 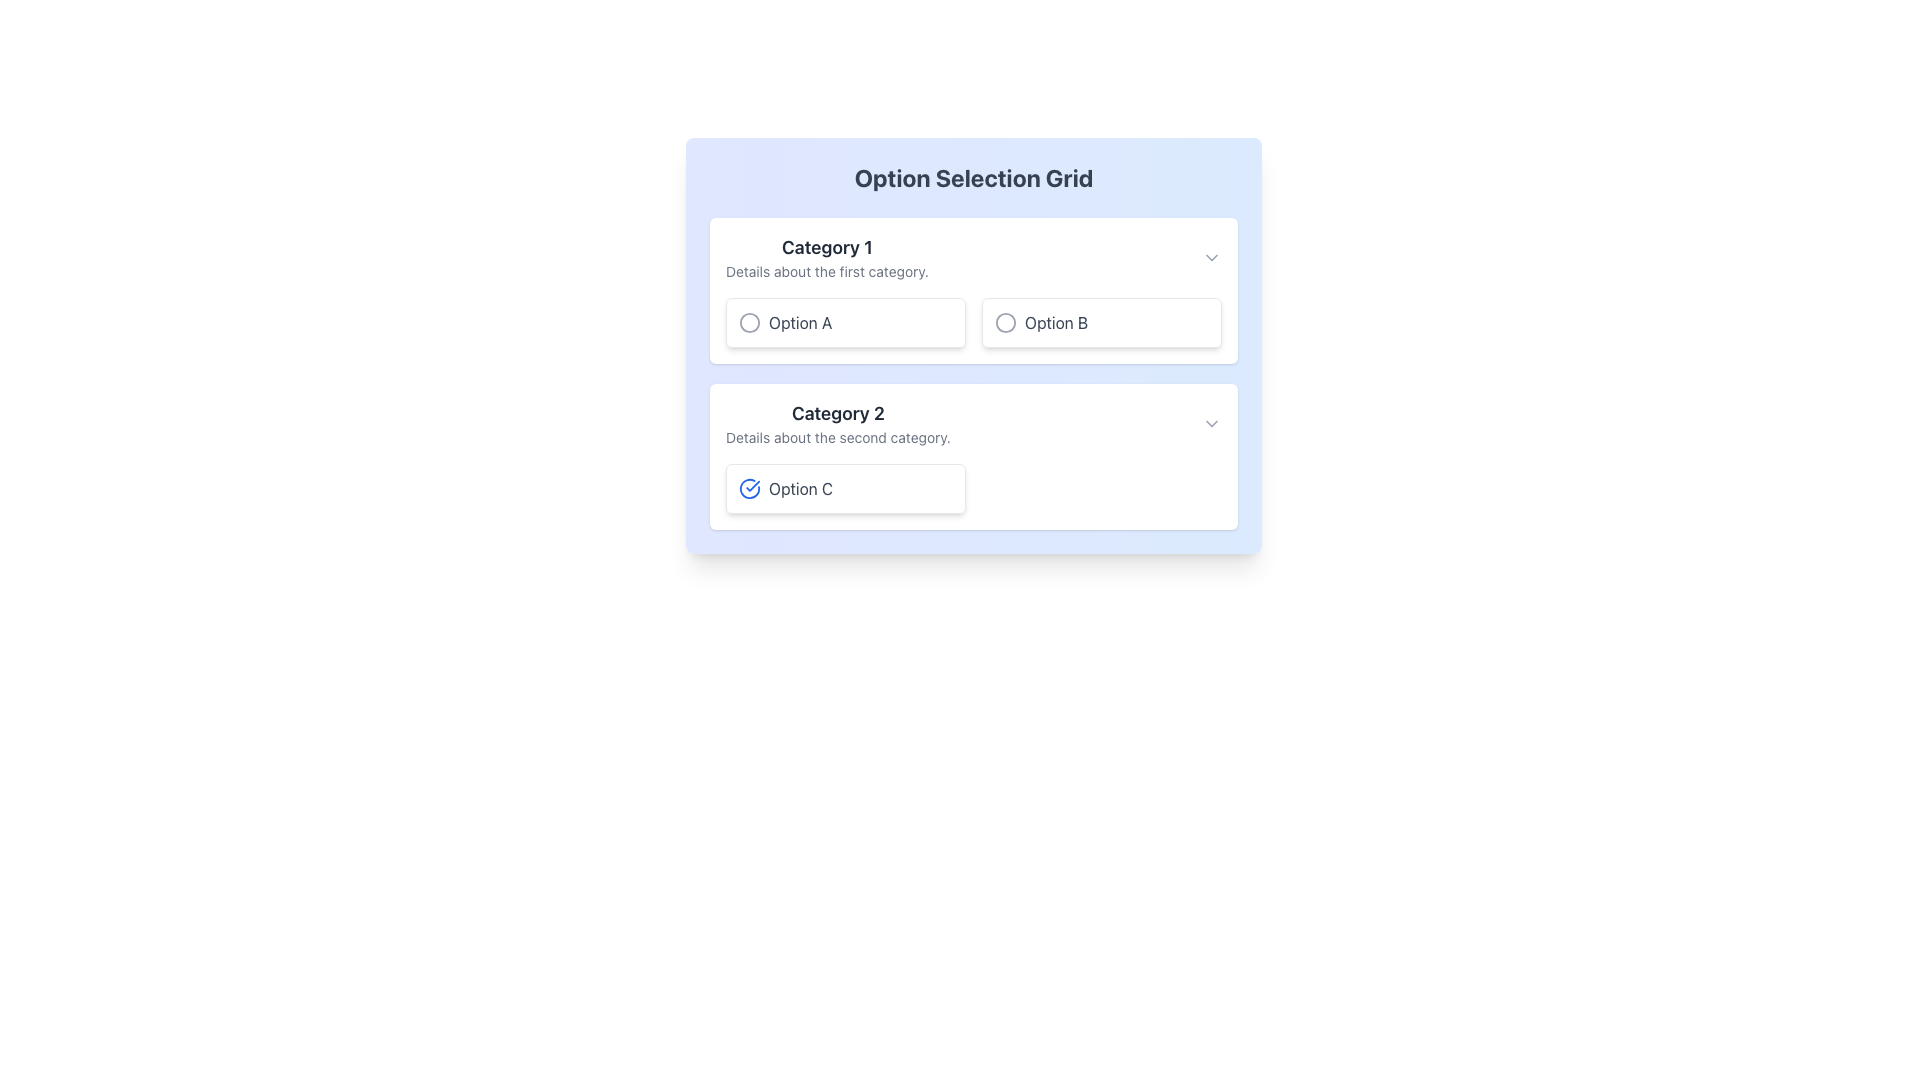 I want to click on the selectable button with radio-button style functionality located in the top right corner of the 'Category 1' section, so click(x=1101, y=322).